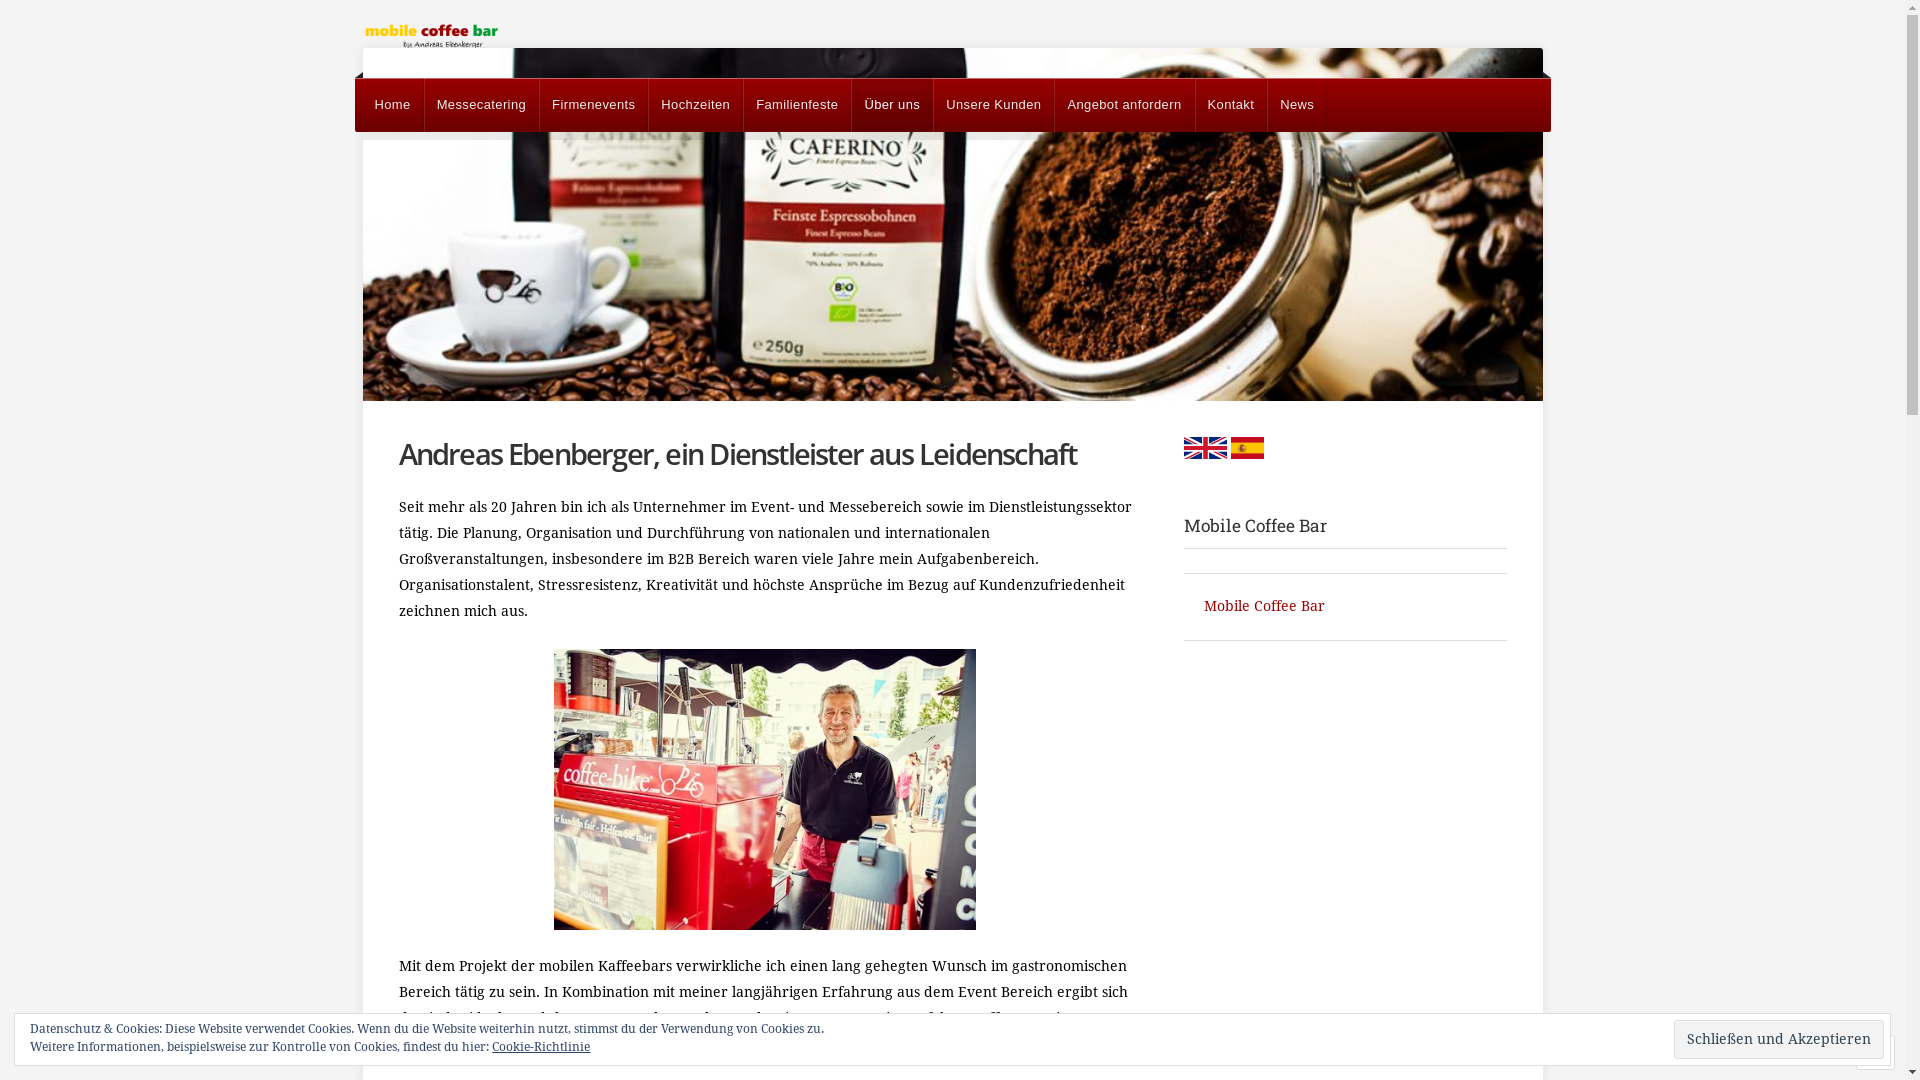 Image resolution: width=1920 pixels, height=1080 pixels. What do you see at coordinates (795, 104) in the screenshot?
I see `'Familienfeste'` at bounding box center [795, 104].